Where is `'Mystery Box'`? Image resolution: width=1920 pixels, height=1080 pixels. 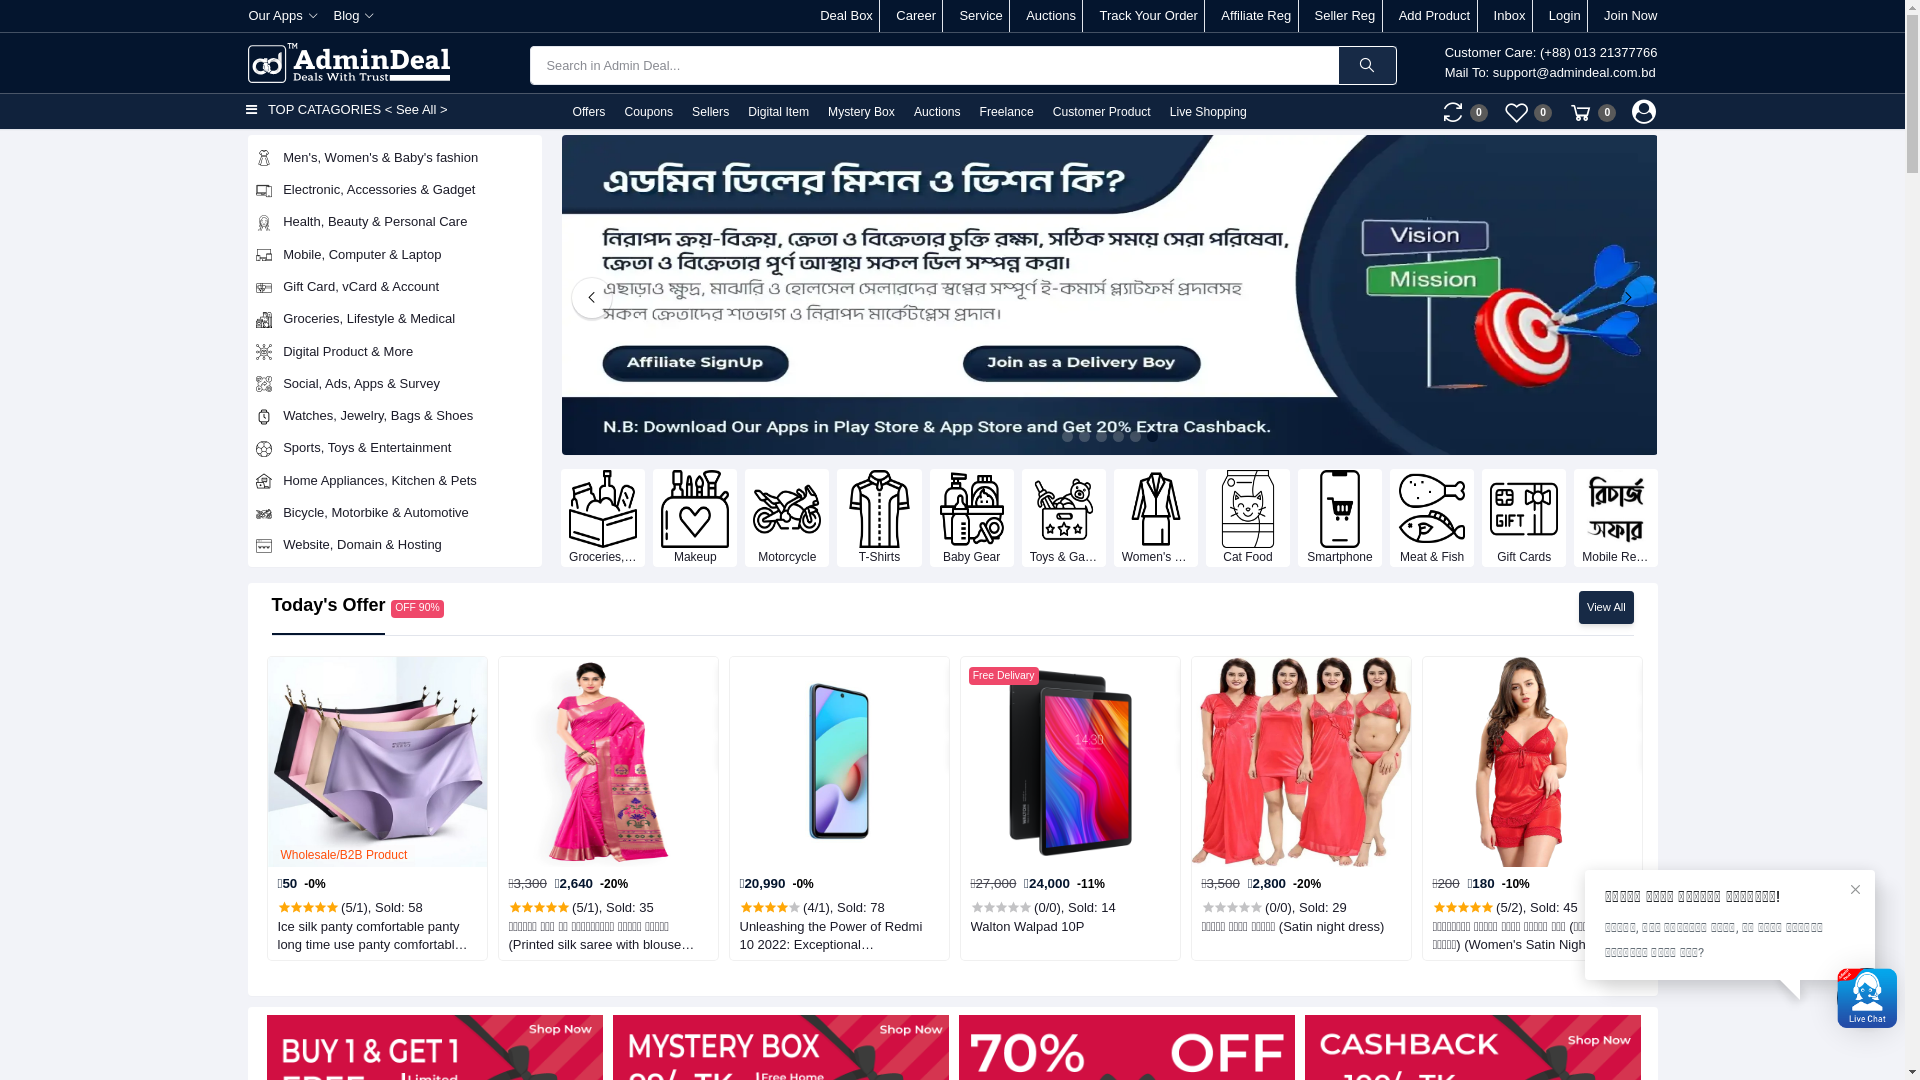
'Mystery Box' is located at coordinates (860, 111).